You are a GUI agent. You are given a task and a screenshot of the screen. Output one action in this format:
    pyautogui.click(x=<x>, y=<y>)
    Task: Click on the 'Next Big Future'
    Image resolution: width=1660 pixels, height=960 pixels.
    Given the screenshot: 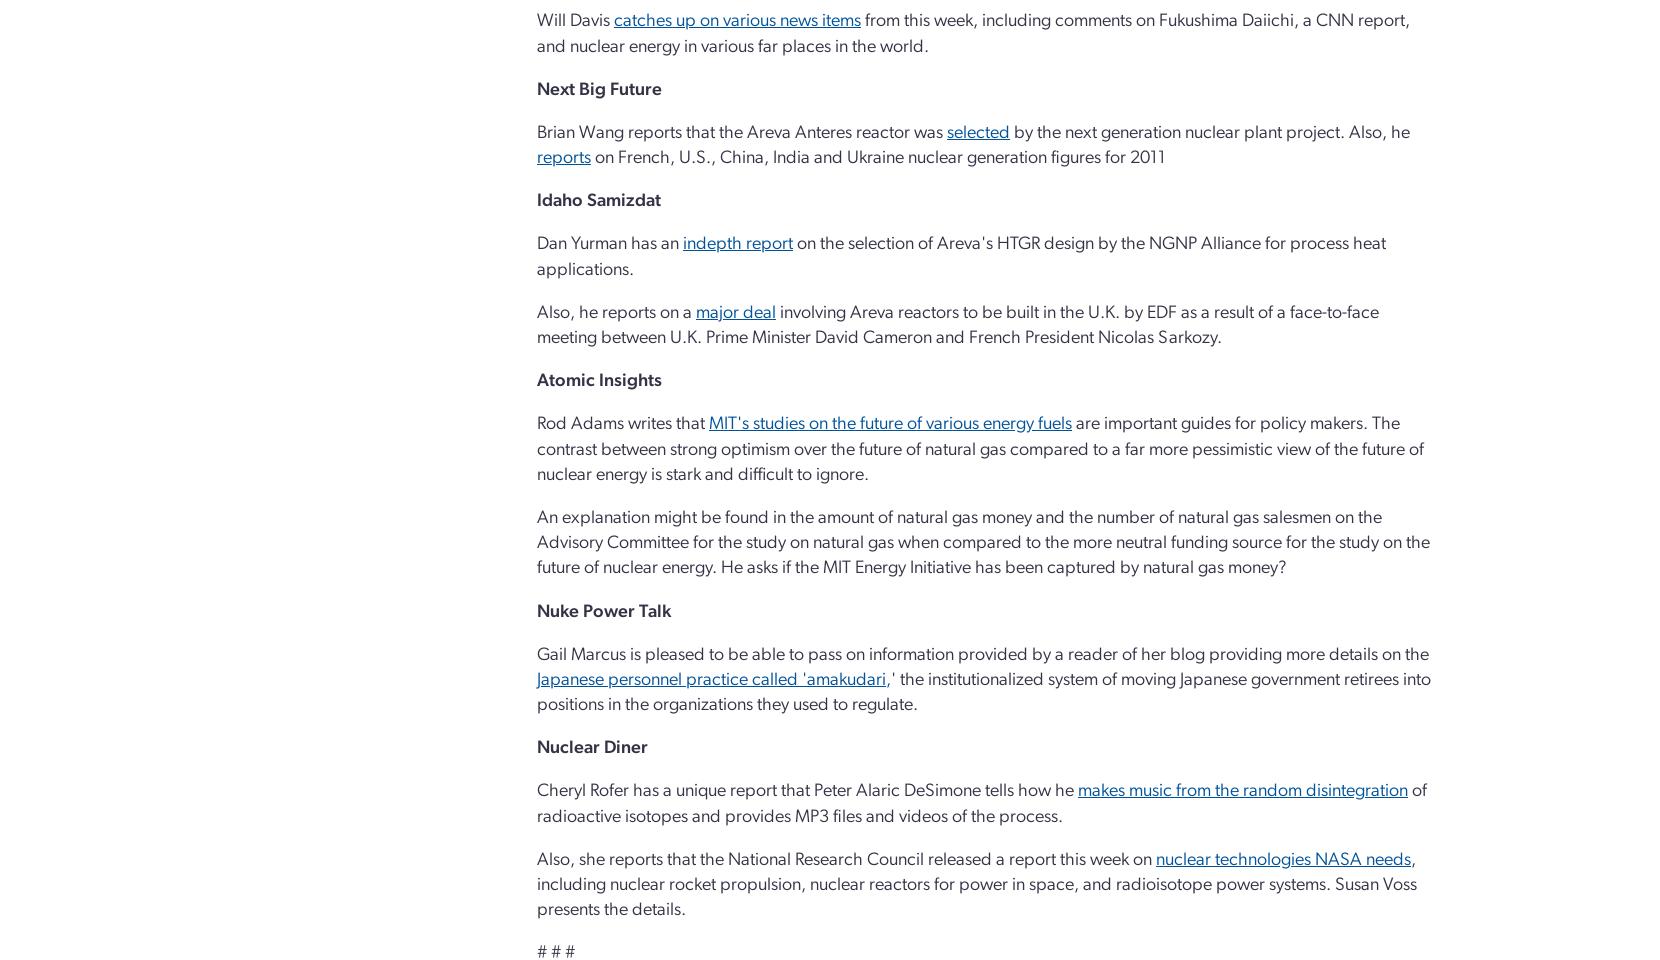 What is the action you would take?
    pyautogui.click(x=599, y=89)
    